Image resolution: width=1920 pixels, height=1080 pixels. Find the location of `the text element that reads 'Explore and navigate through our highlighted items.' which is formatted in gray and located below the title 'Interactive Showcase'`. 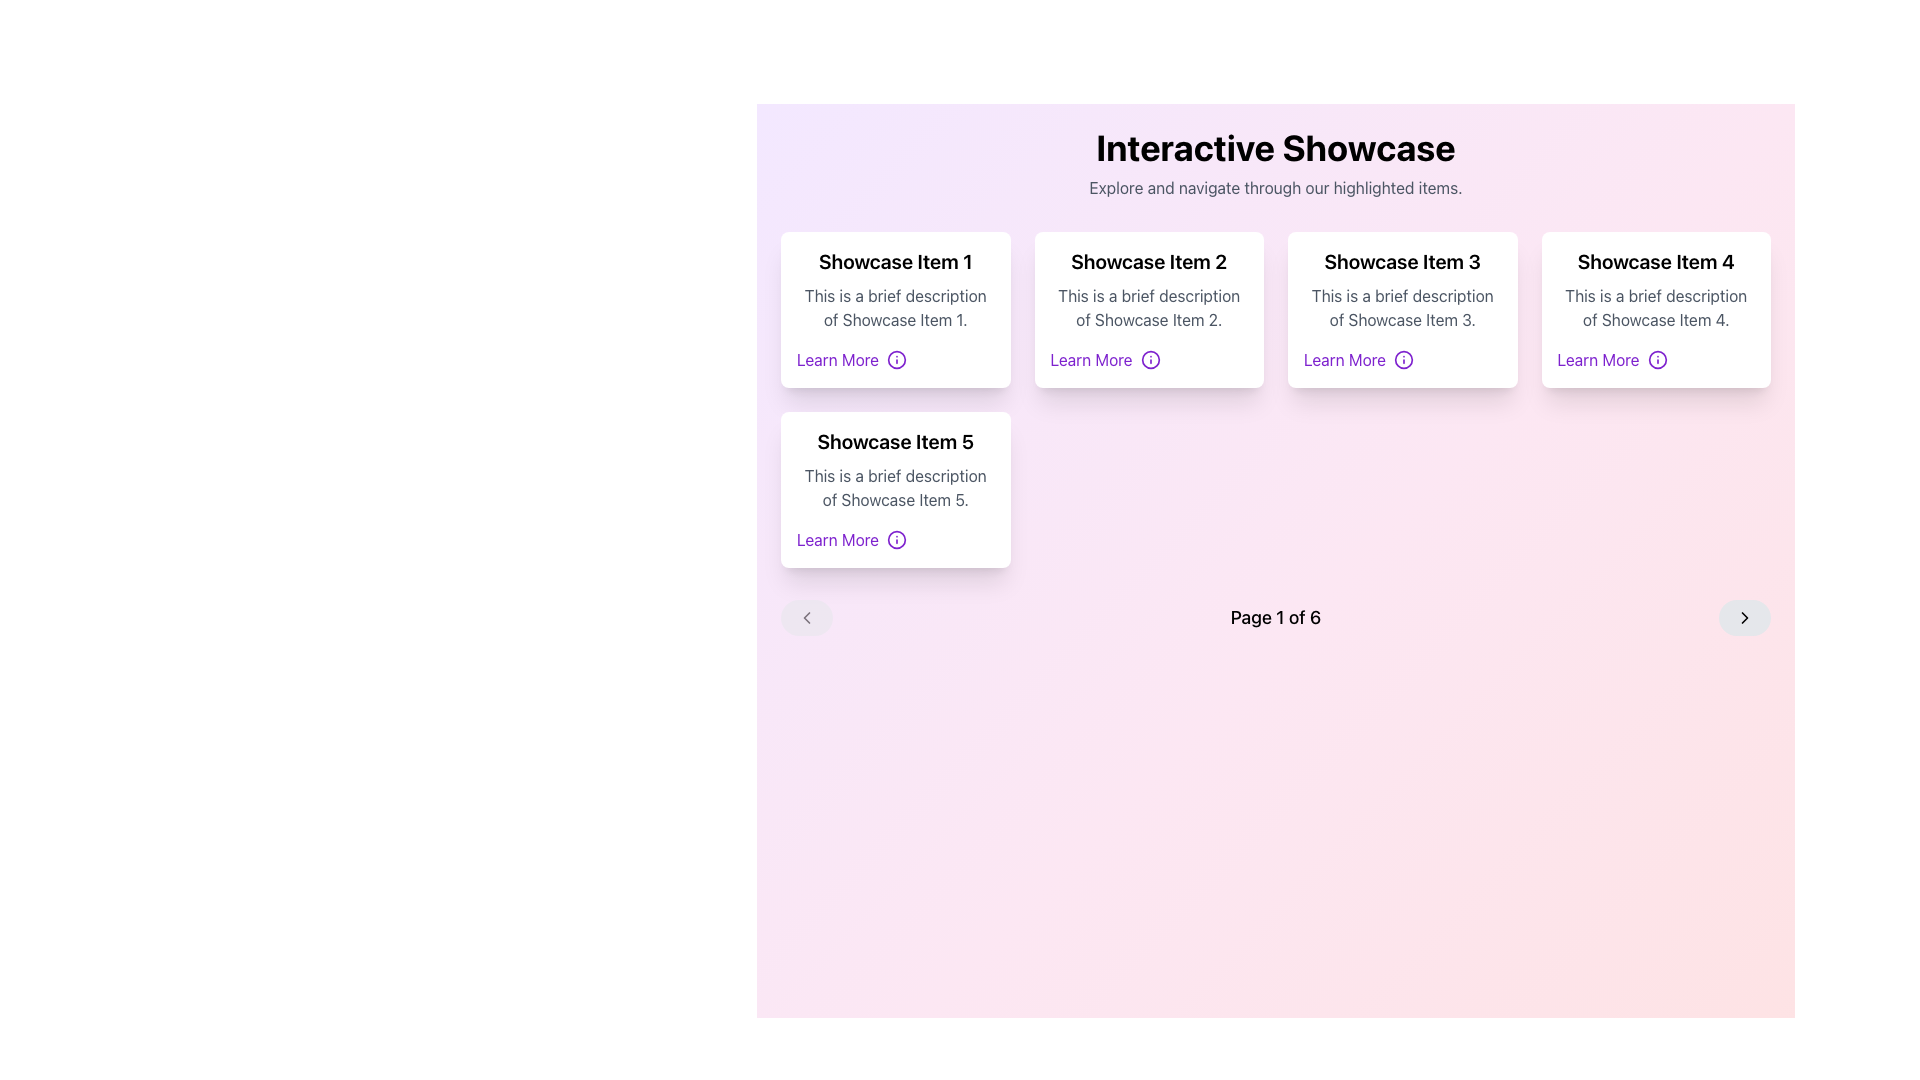

the text element that reads 'Explore and navigate through our highlighted items.' which is formatted in gray and located below the title 'Interactive Showcase' is located at coordinates (1275, 188).